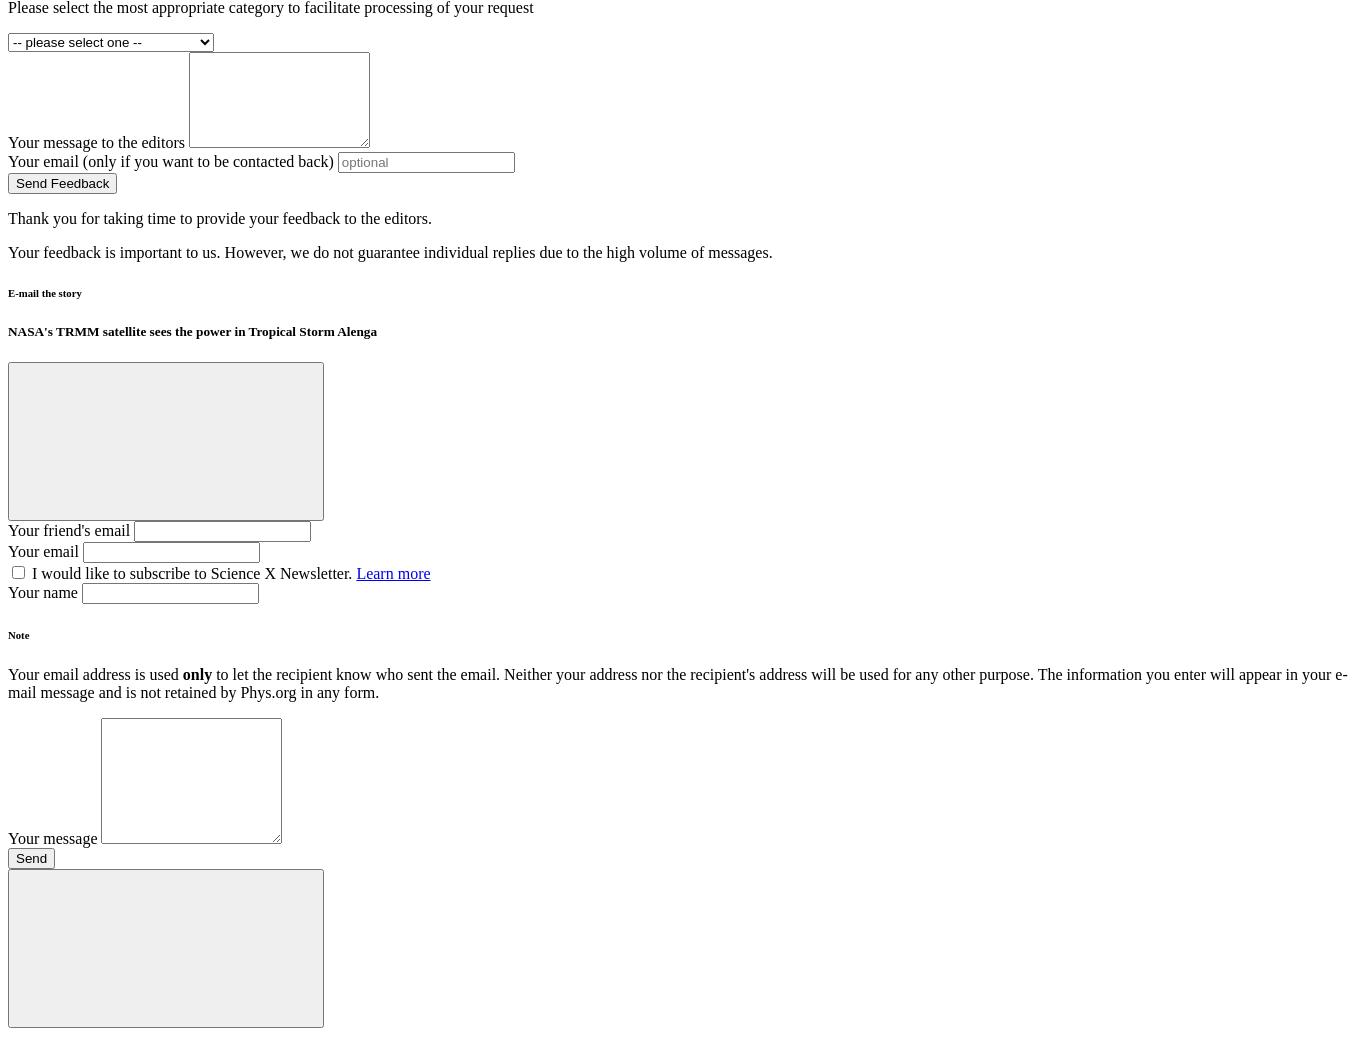 This screenshot has height=1041, width=1366. Describe the element at coordinates (8, 529) in the screenshot. I see `'Your friend's email'` at that location.